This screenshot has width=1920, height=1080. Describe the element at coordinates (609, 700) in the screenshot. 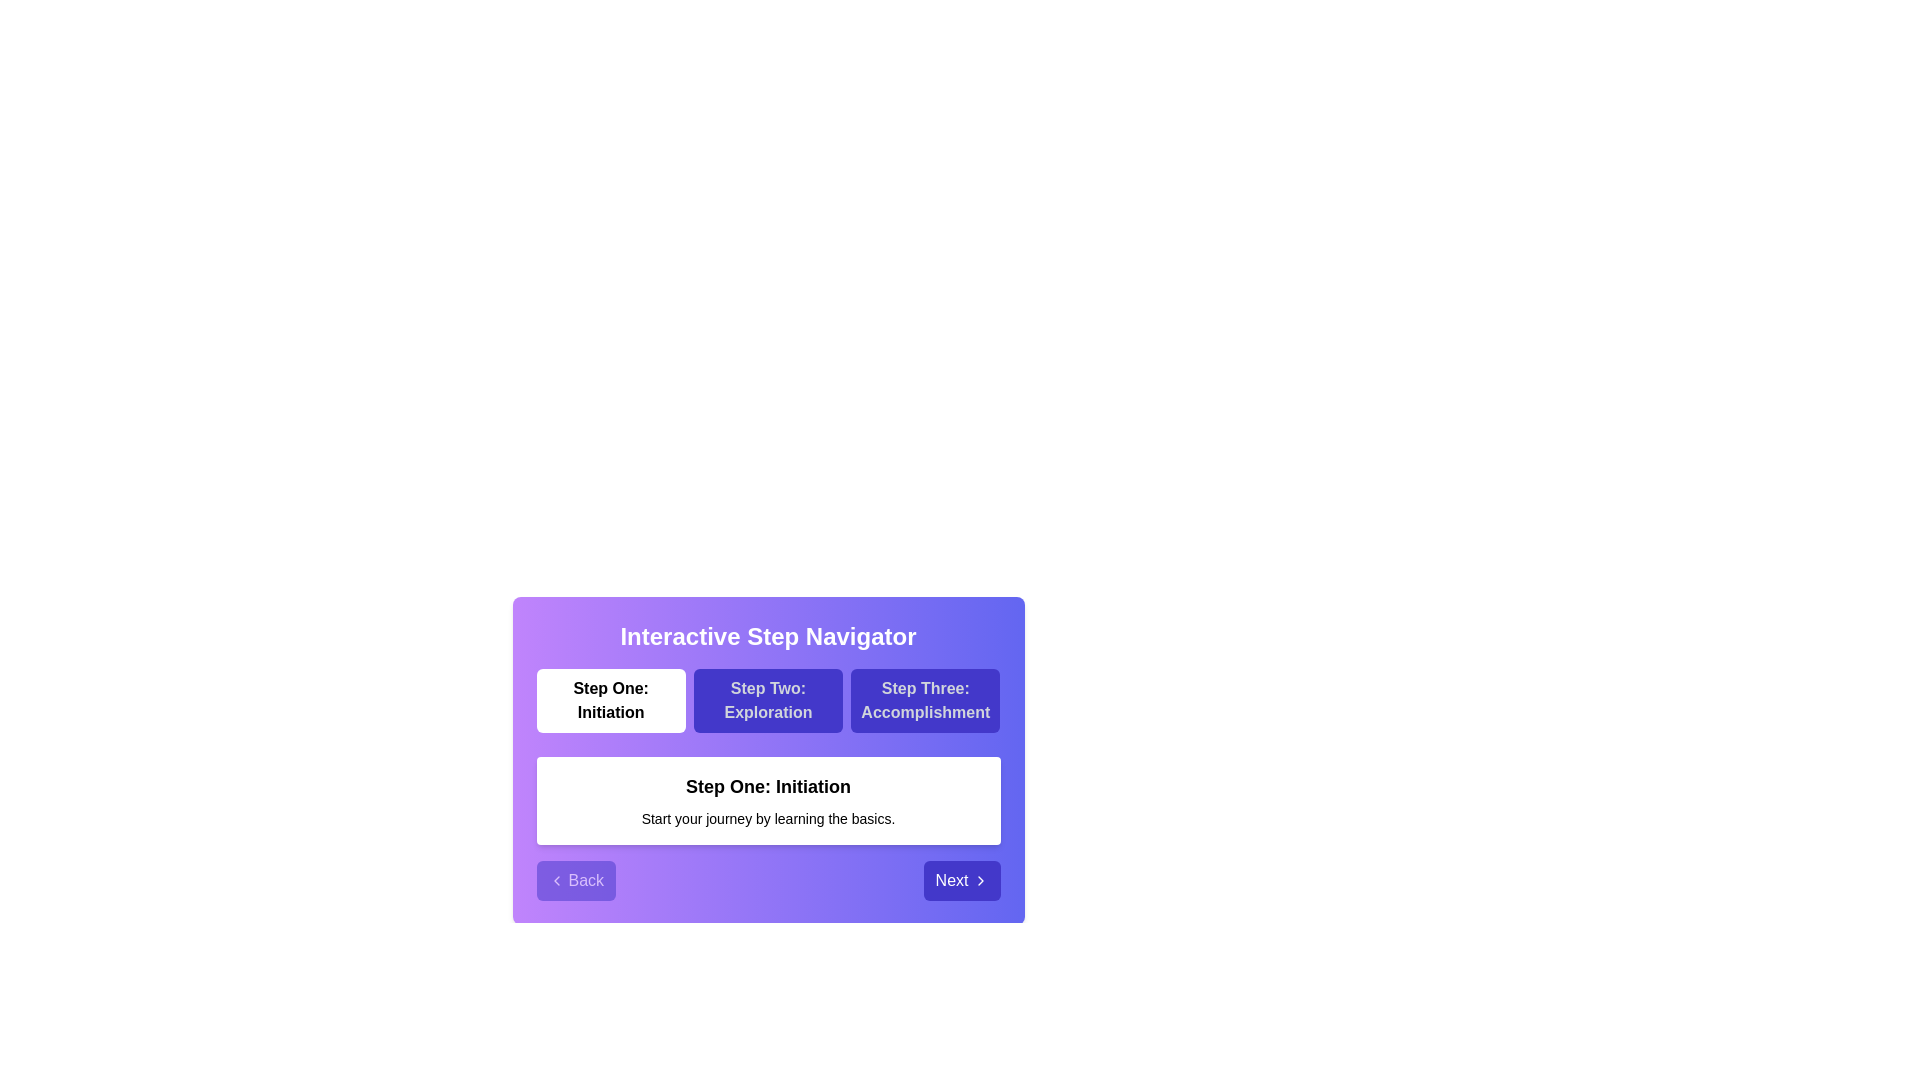

I see `the step labeled Step One: Initiation to navigate to it` at that location.